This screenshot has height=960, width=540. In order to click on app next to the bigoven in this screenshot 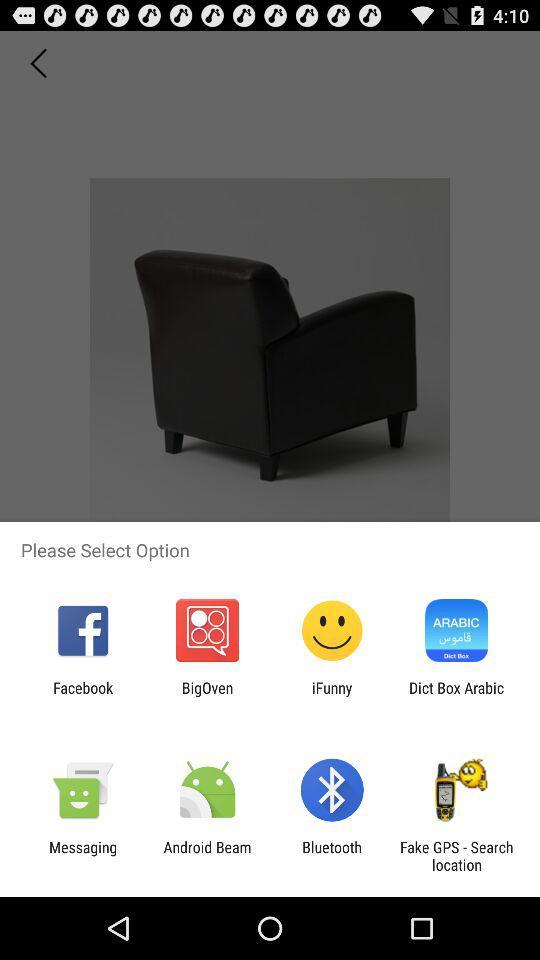, I will do `click(82, 696)`.